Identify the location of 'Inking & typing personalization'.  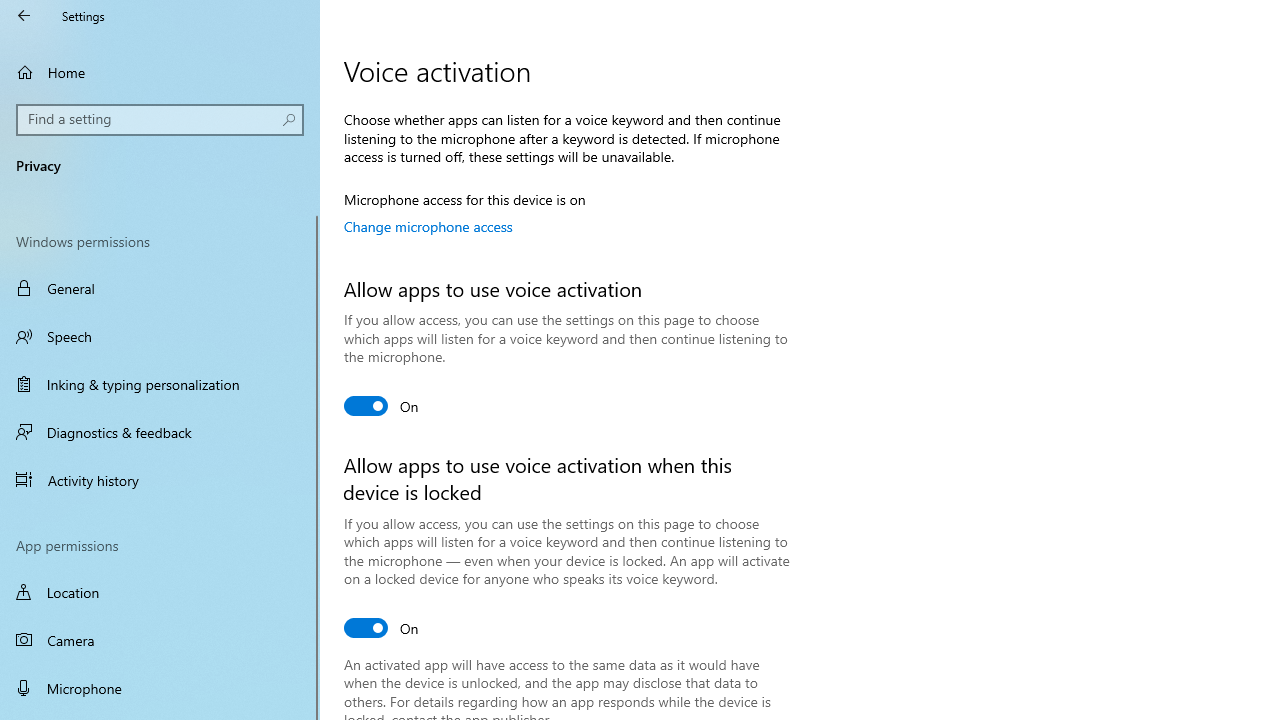
(160, 384).